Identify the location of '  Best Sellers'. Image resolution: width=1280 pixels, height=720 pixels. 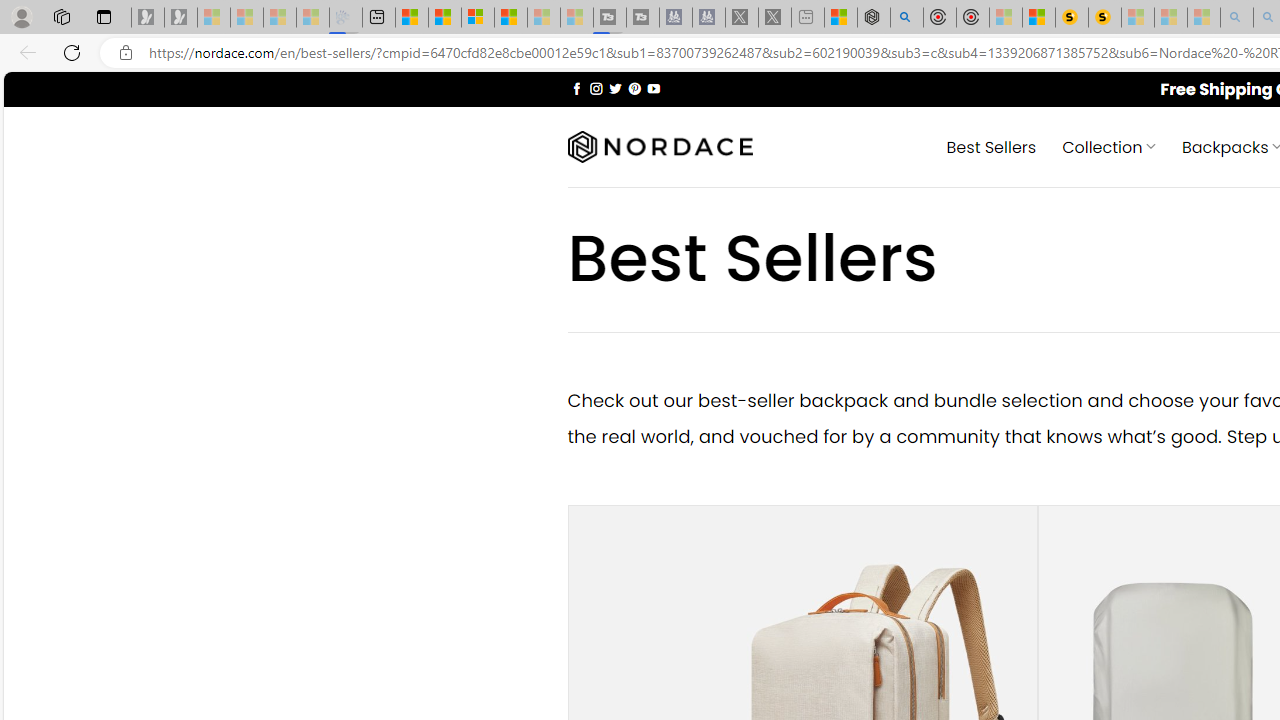
(991, 145).